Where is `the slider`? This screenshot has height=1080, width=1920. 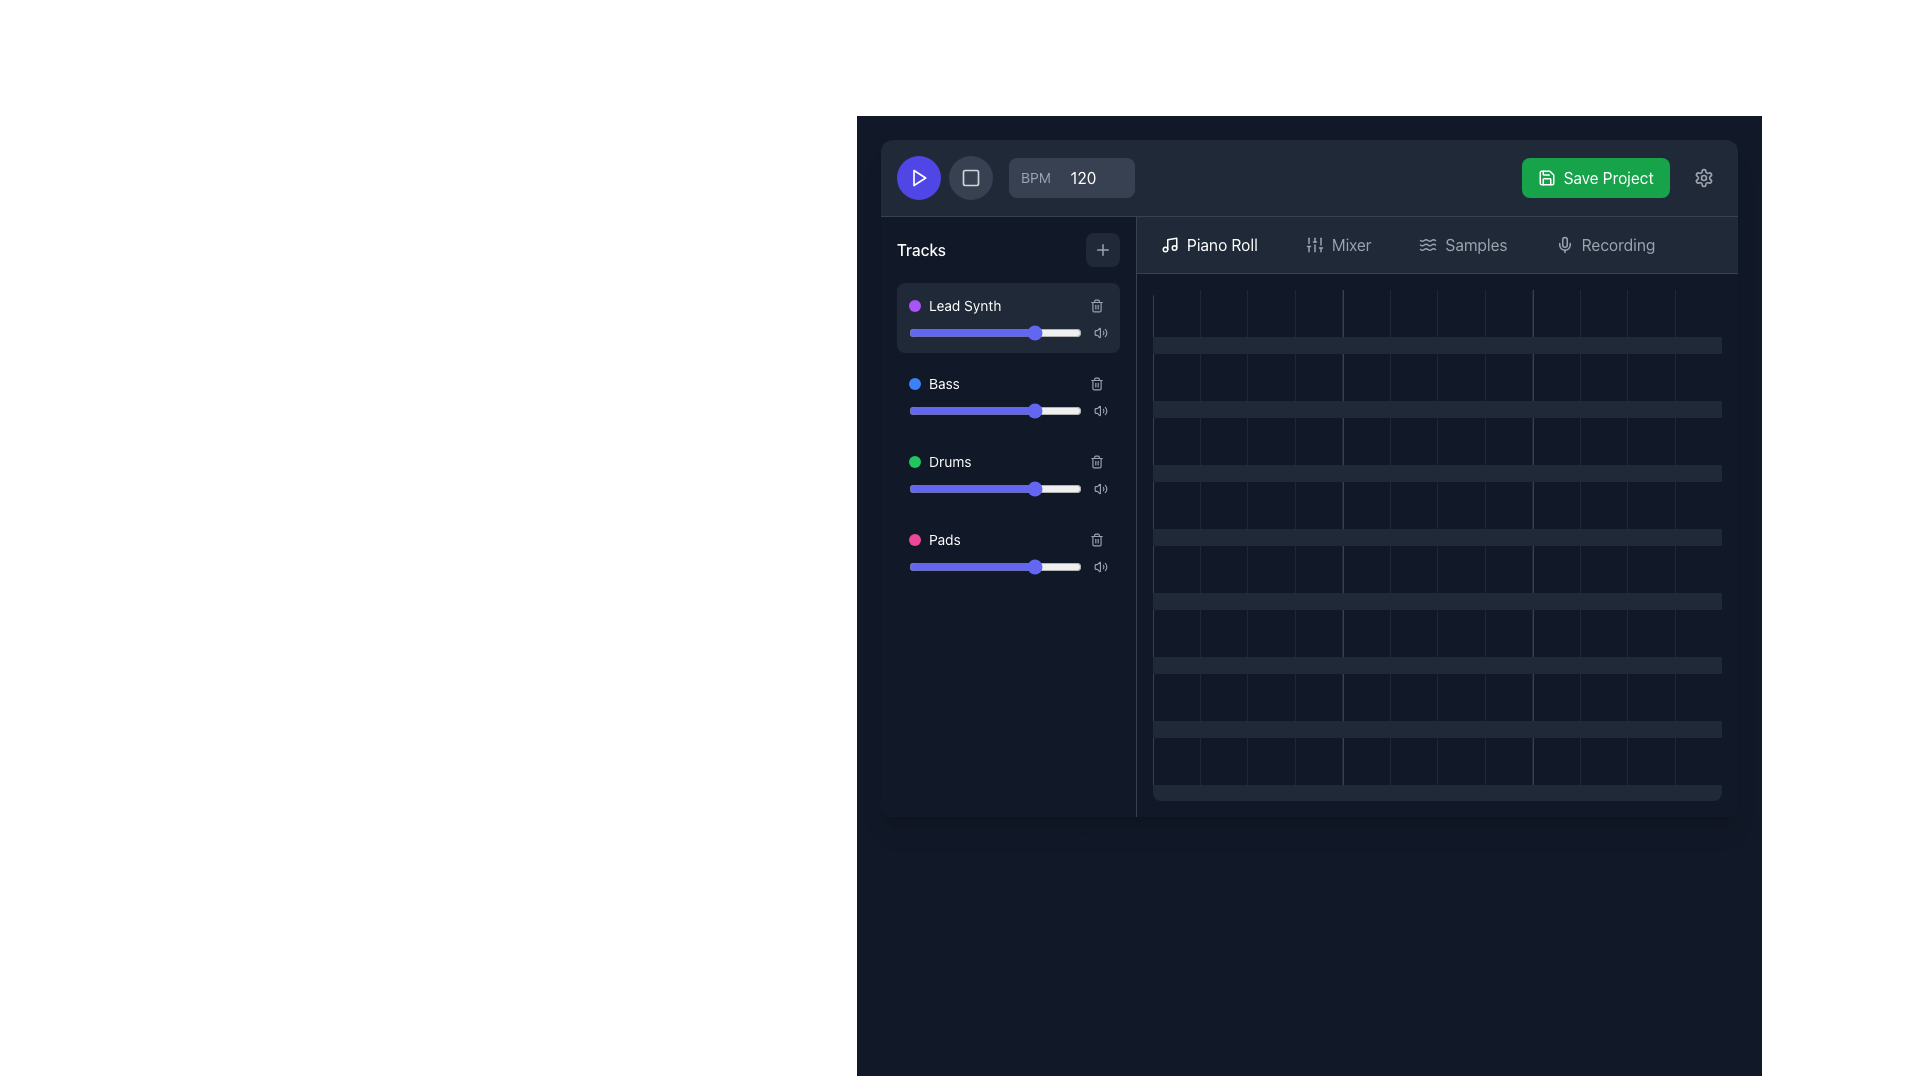
the slider is located at coordinates (911, 567).